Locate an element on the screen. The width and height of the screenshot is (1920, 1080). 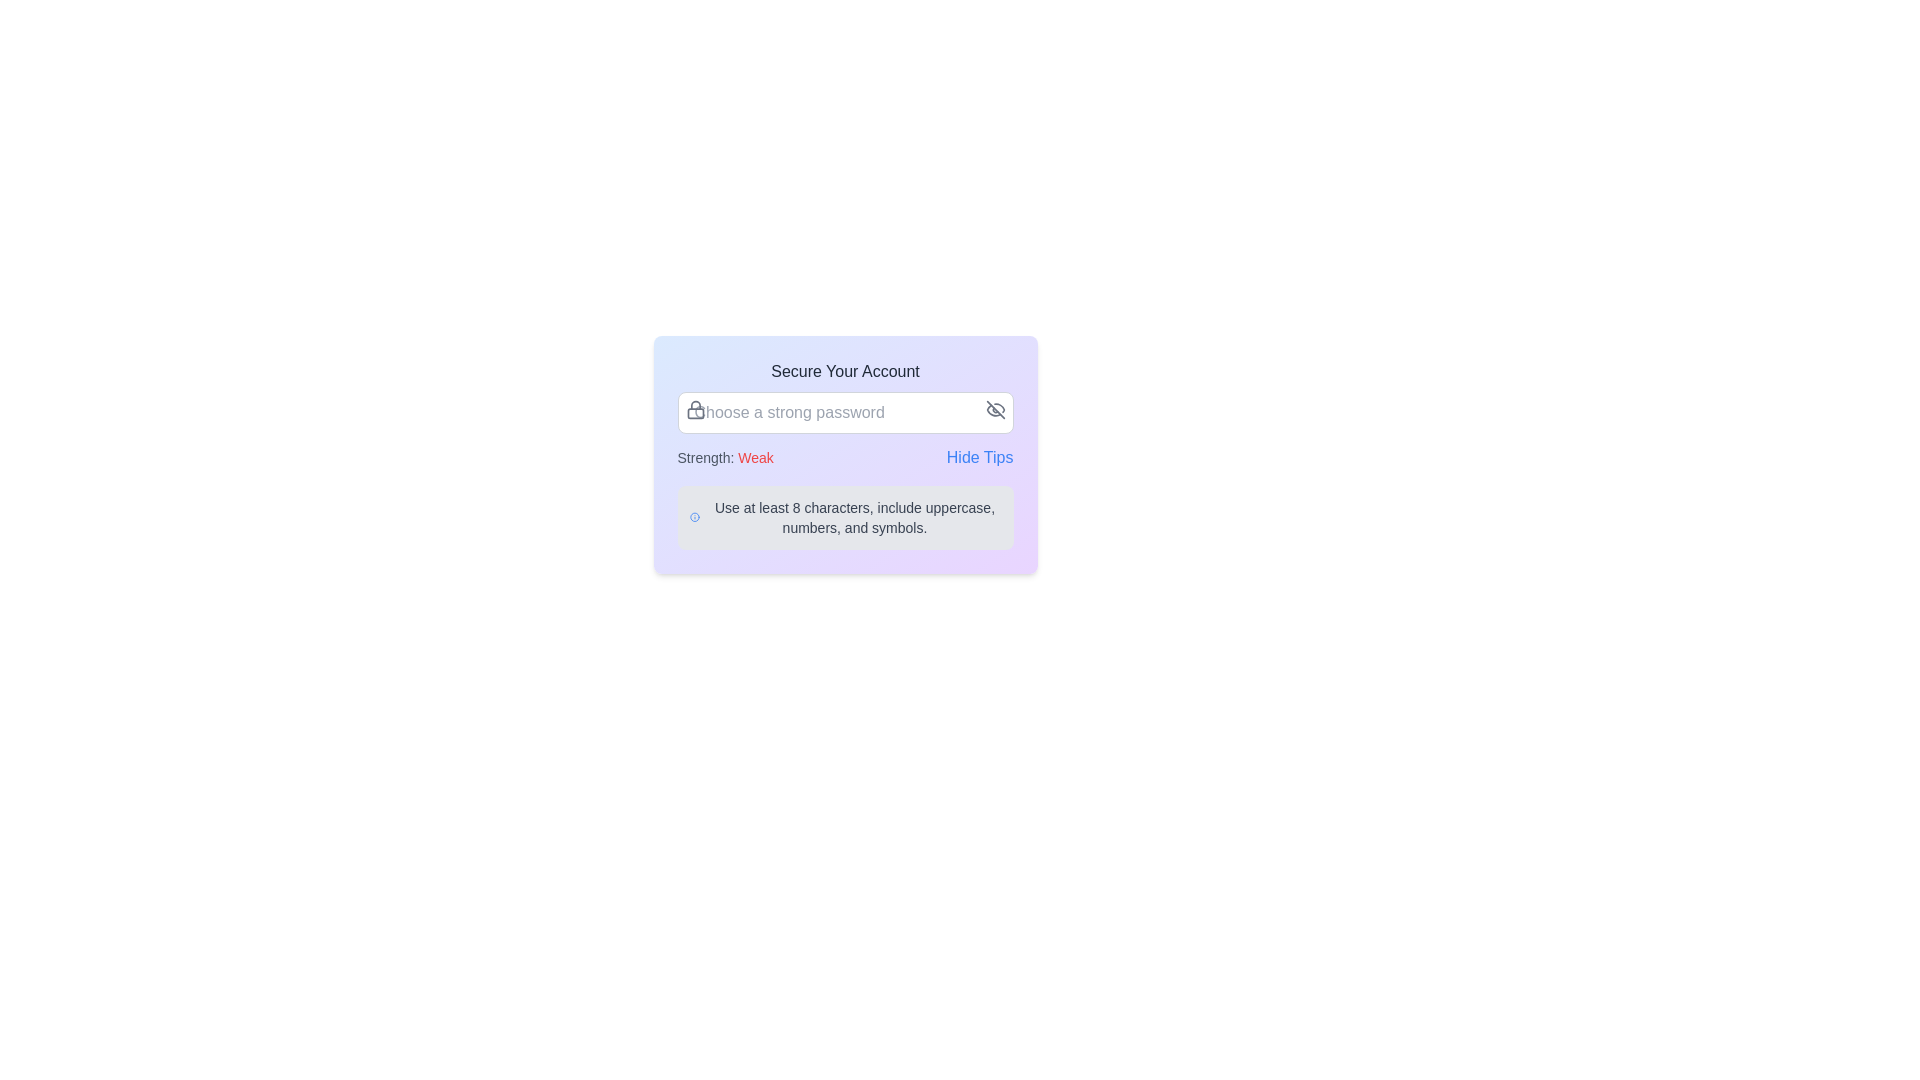
the text link on the right side of the password strength indicator to hide the tips related to password creation is located at coordinates (980, 458).